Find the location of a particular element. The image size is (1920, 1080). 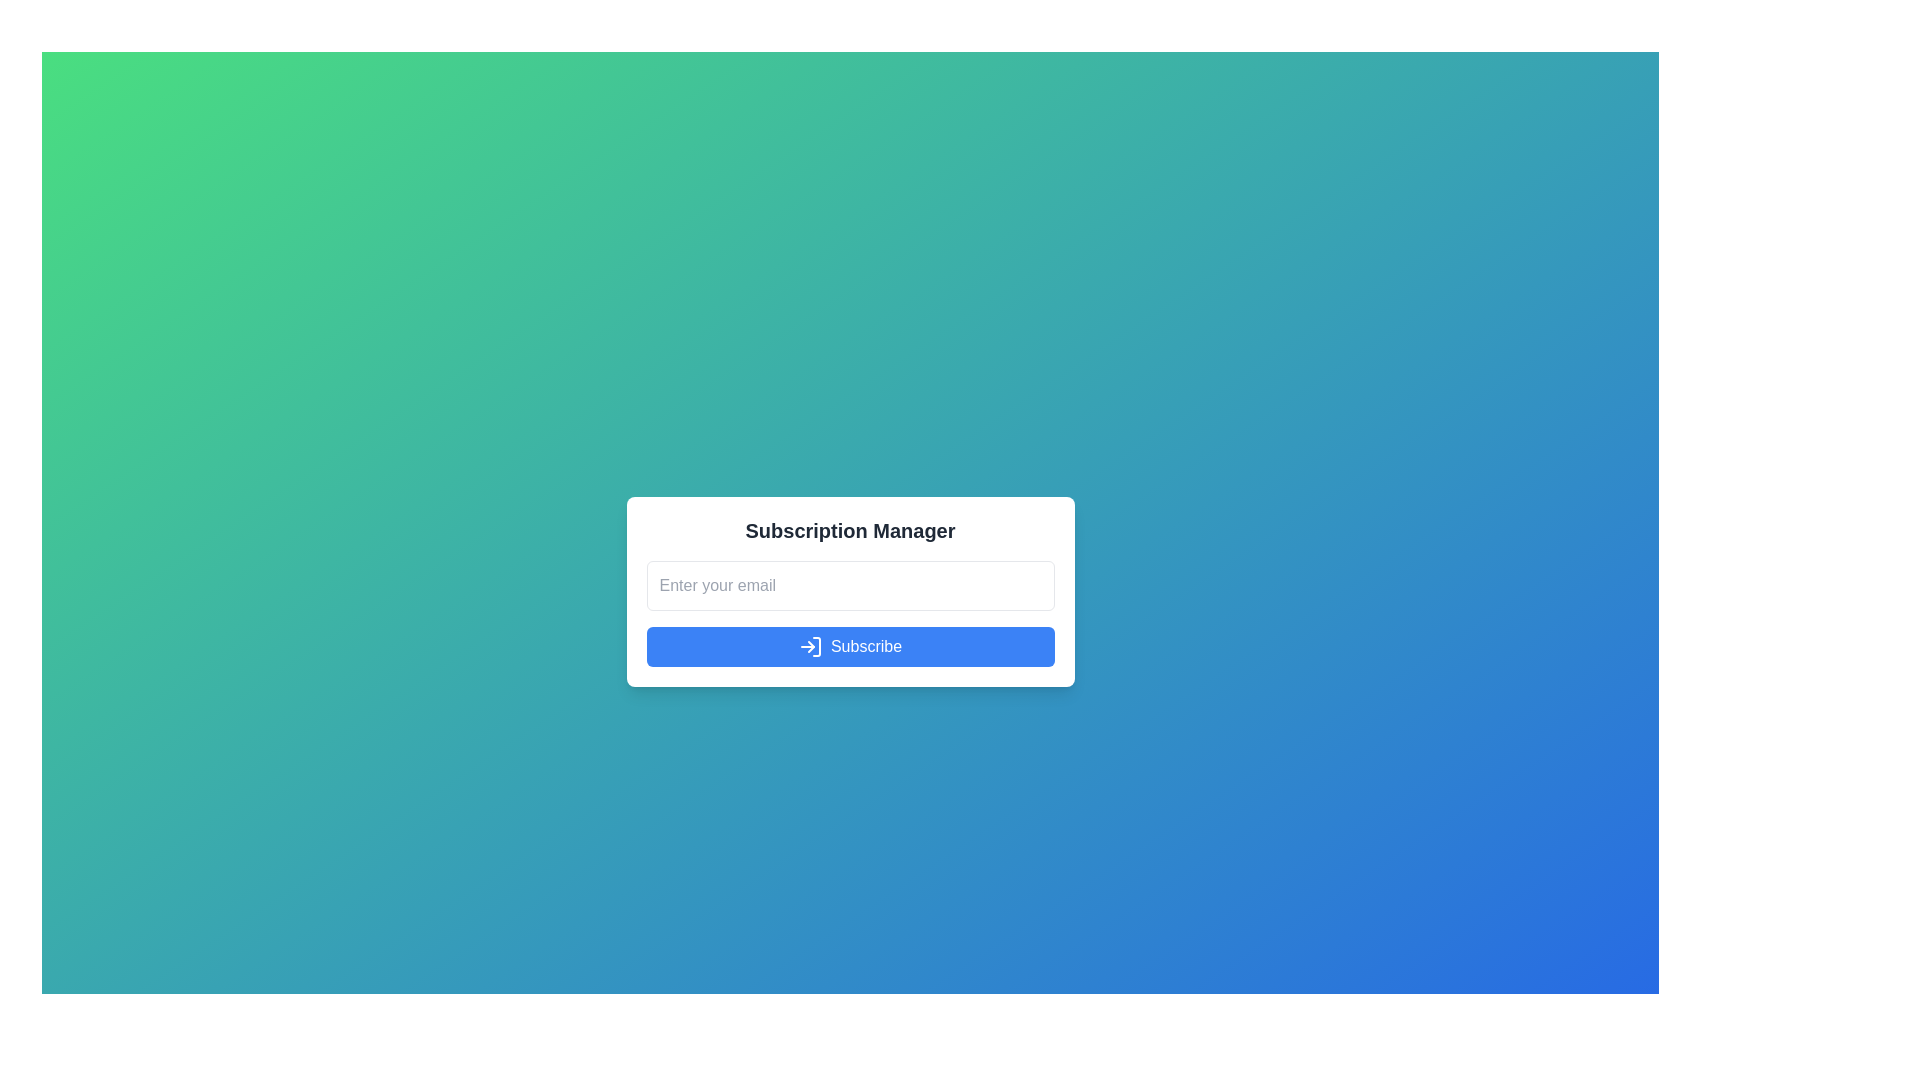

the blue 'Subscribe' button featuring a login arrow icon on the left to observe the hover effects is located at coordinates (850, 647).